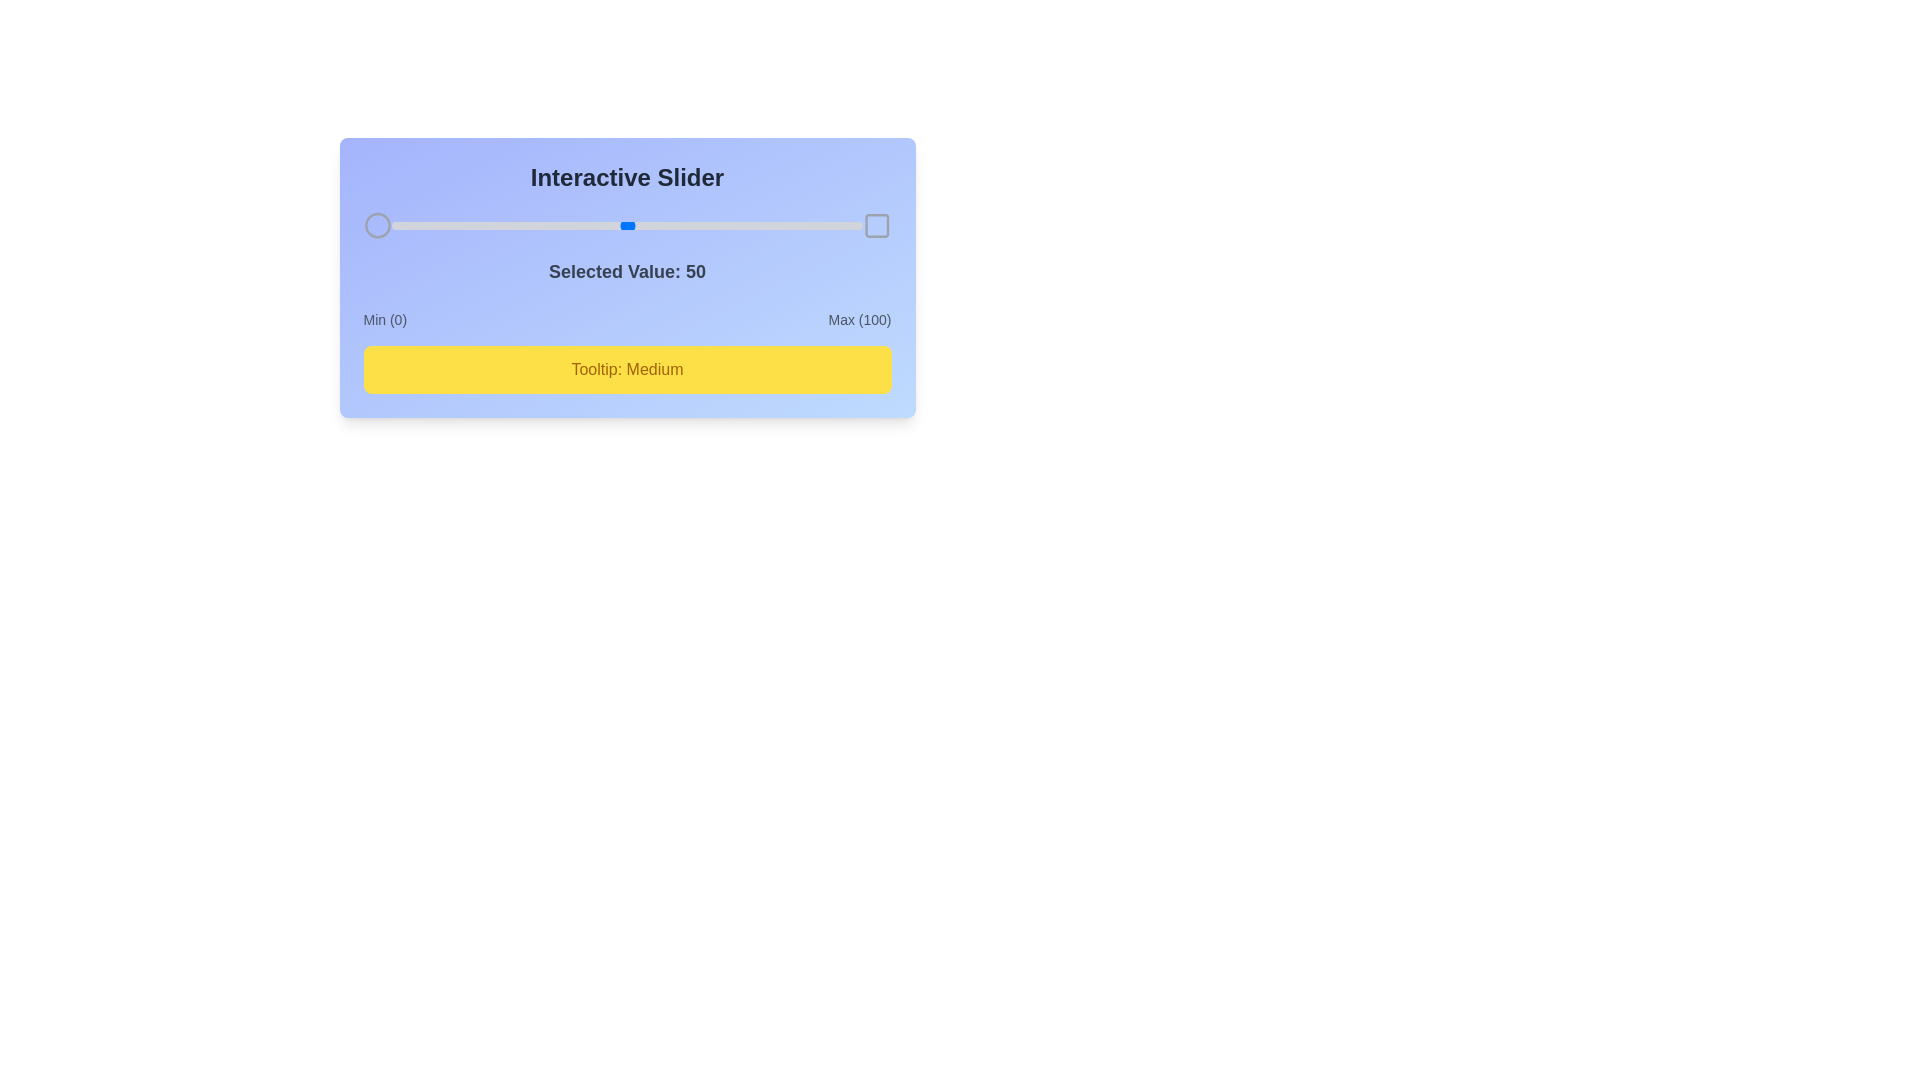 The image size is (1920, 1080). What do you see at coordinates (858, 225) in the screenshot?
I see `the slider to set its value to 99` at bounding box center [858, 225].